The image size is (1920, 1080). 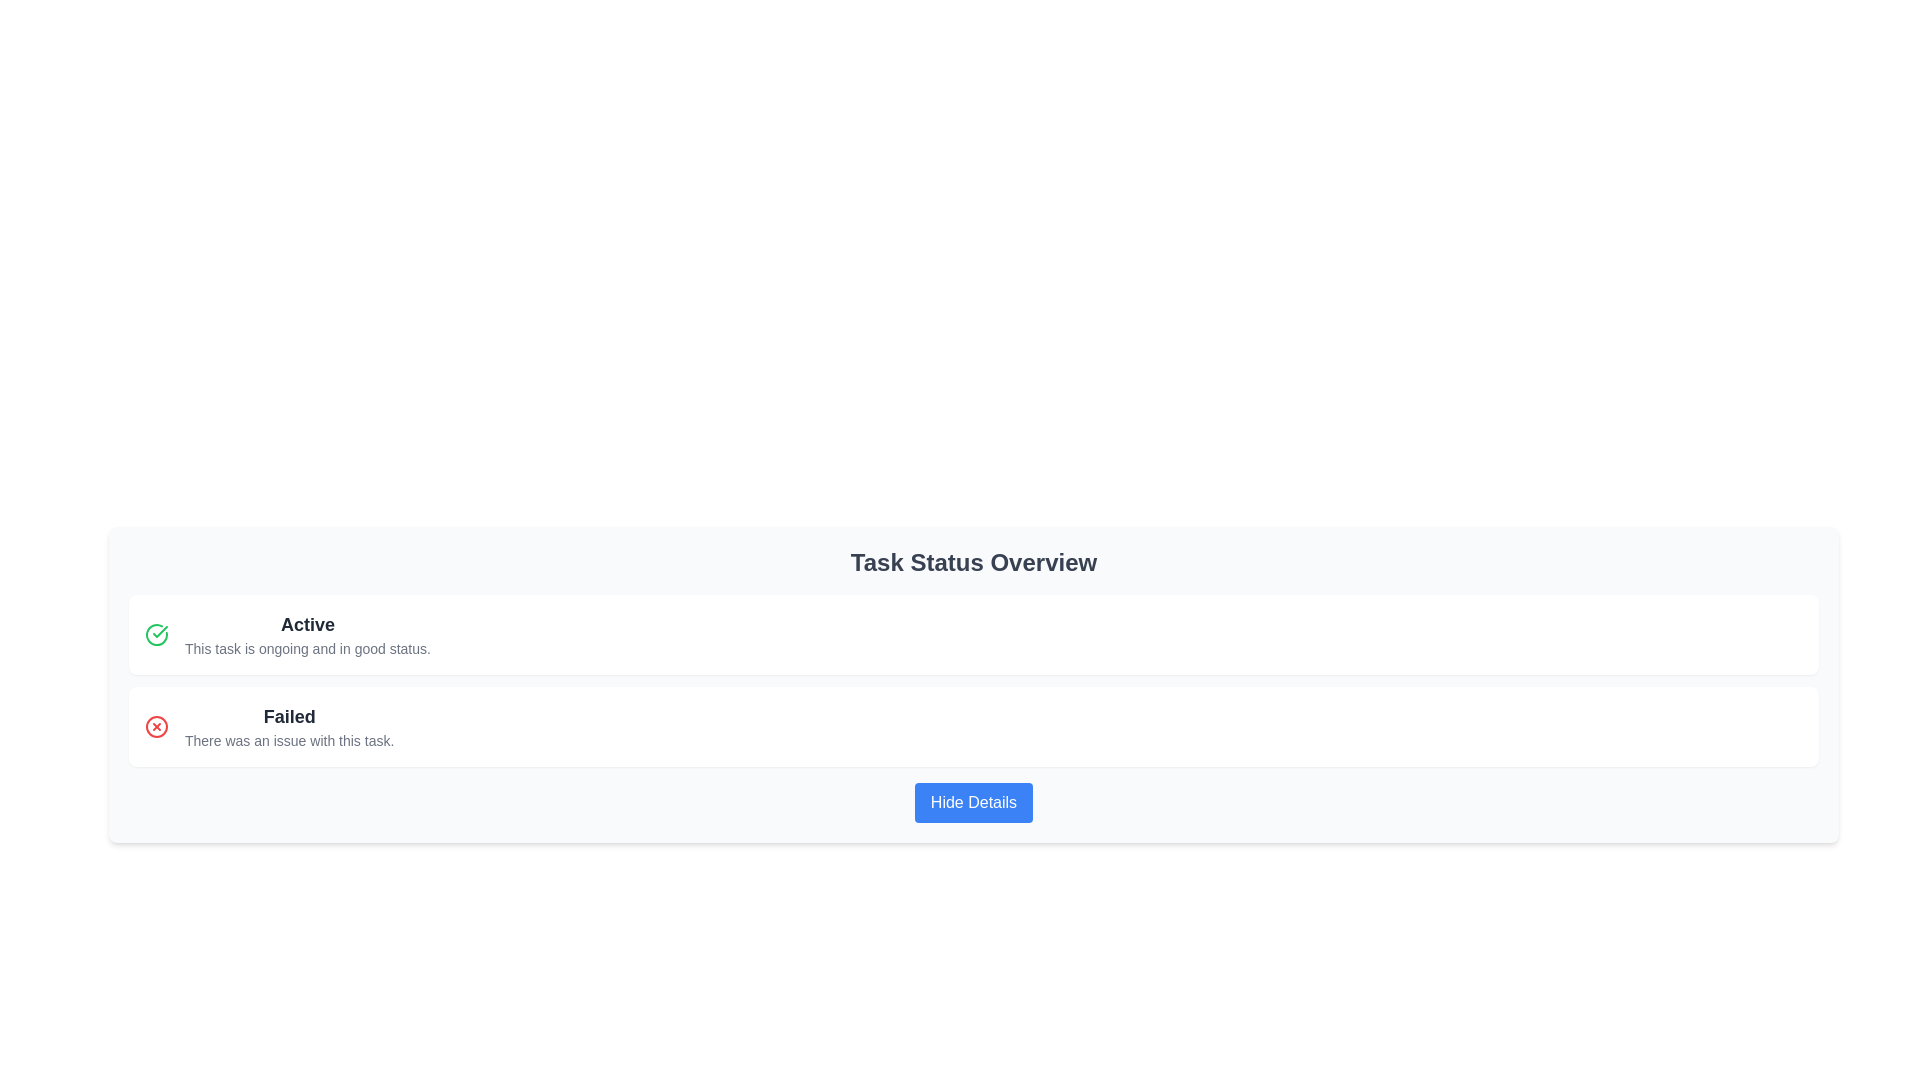 I want to click on attributes of the failure status icon located at the far-left side of the row labeled 'Failed', which precedes the text 'Failed', so click(x=164, y=726).